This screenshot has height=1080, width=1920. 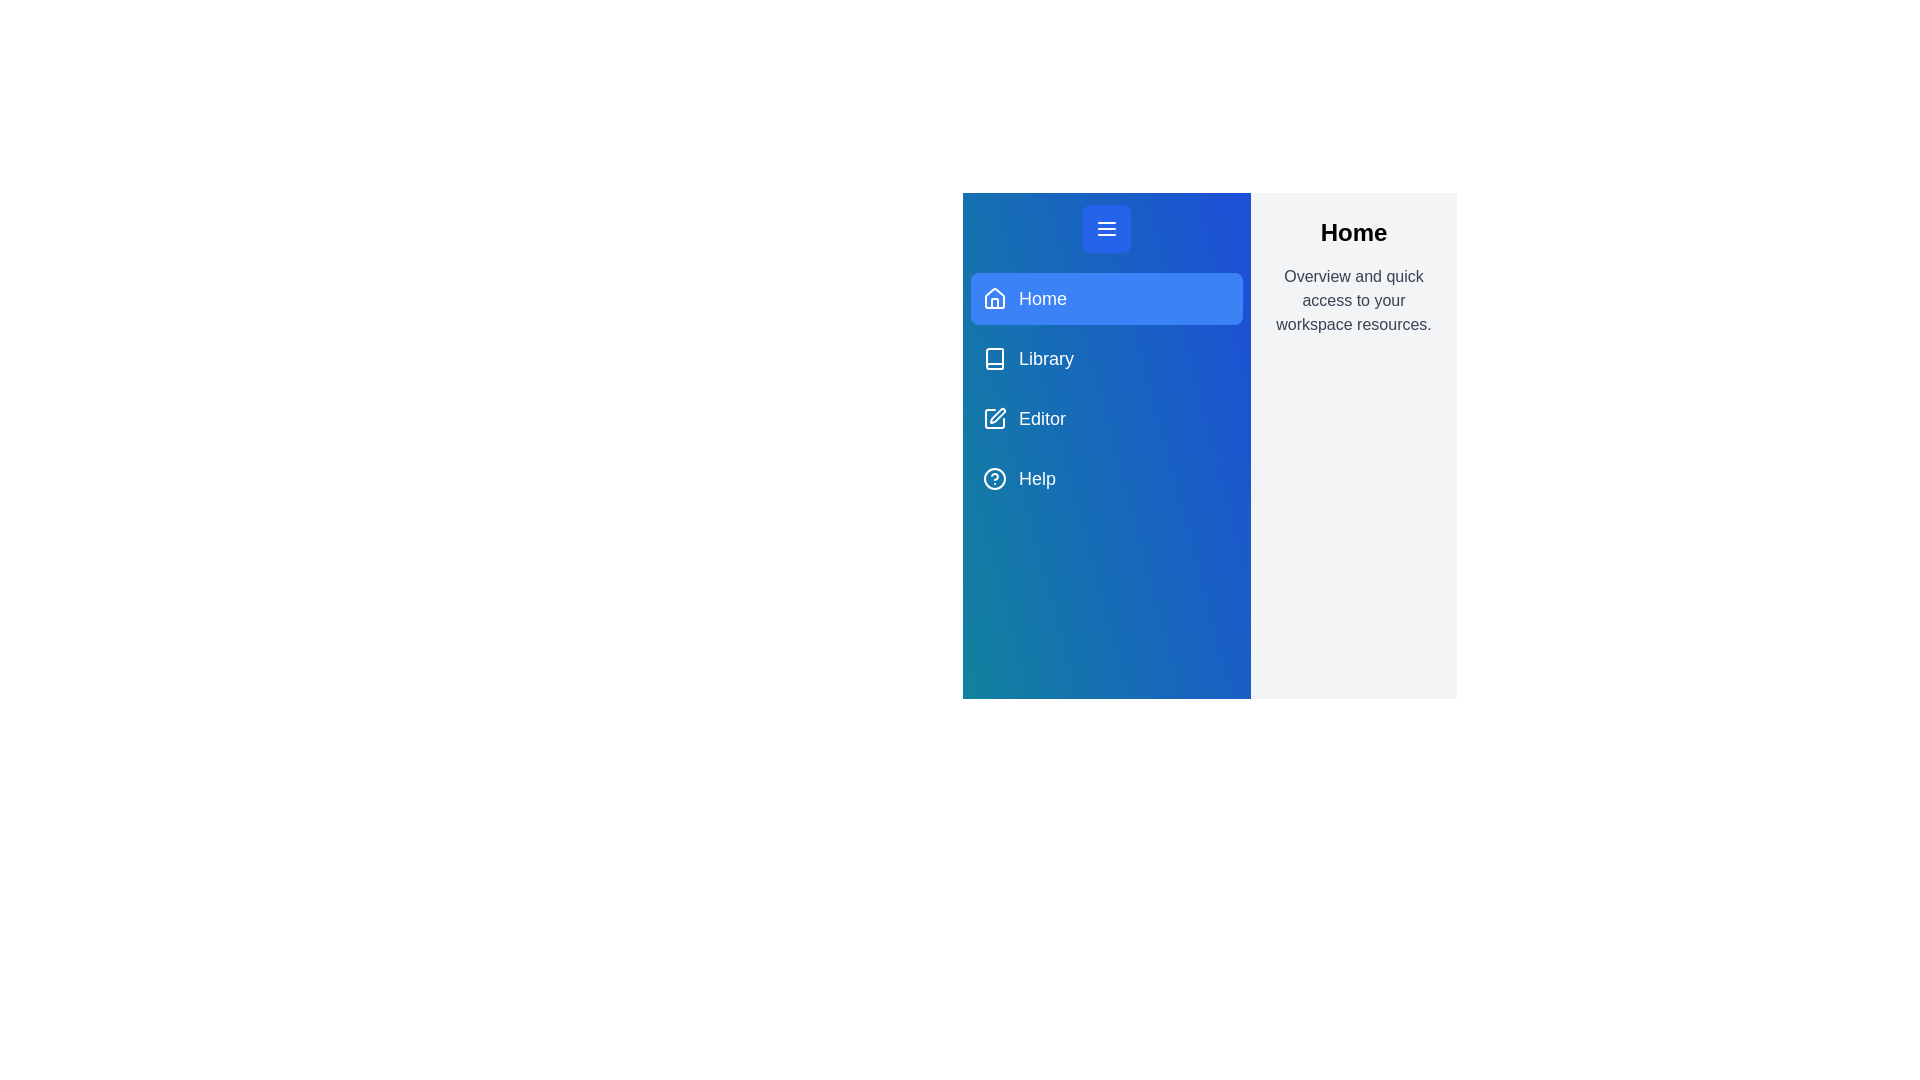 I want to click on the navigation menu item for Library, so click(x=1106, y=357).